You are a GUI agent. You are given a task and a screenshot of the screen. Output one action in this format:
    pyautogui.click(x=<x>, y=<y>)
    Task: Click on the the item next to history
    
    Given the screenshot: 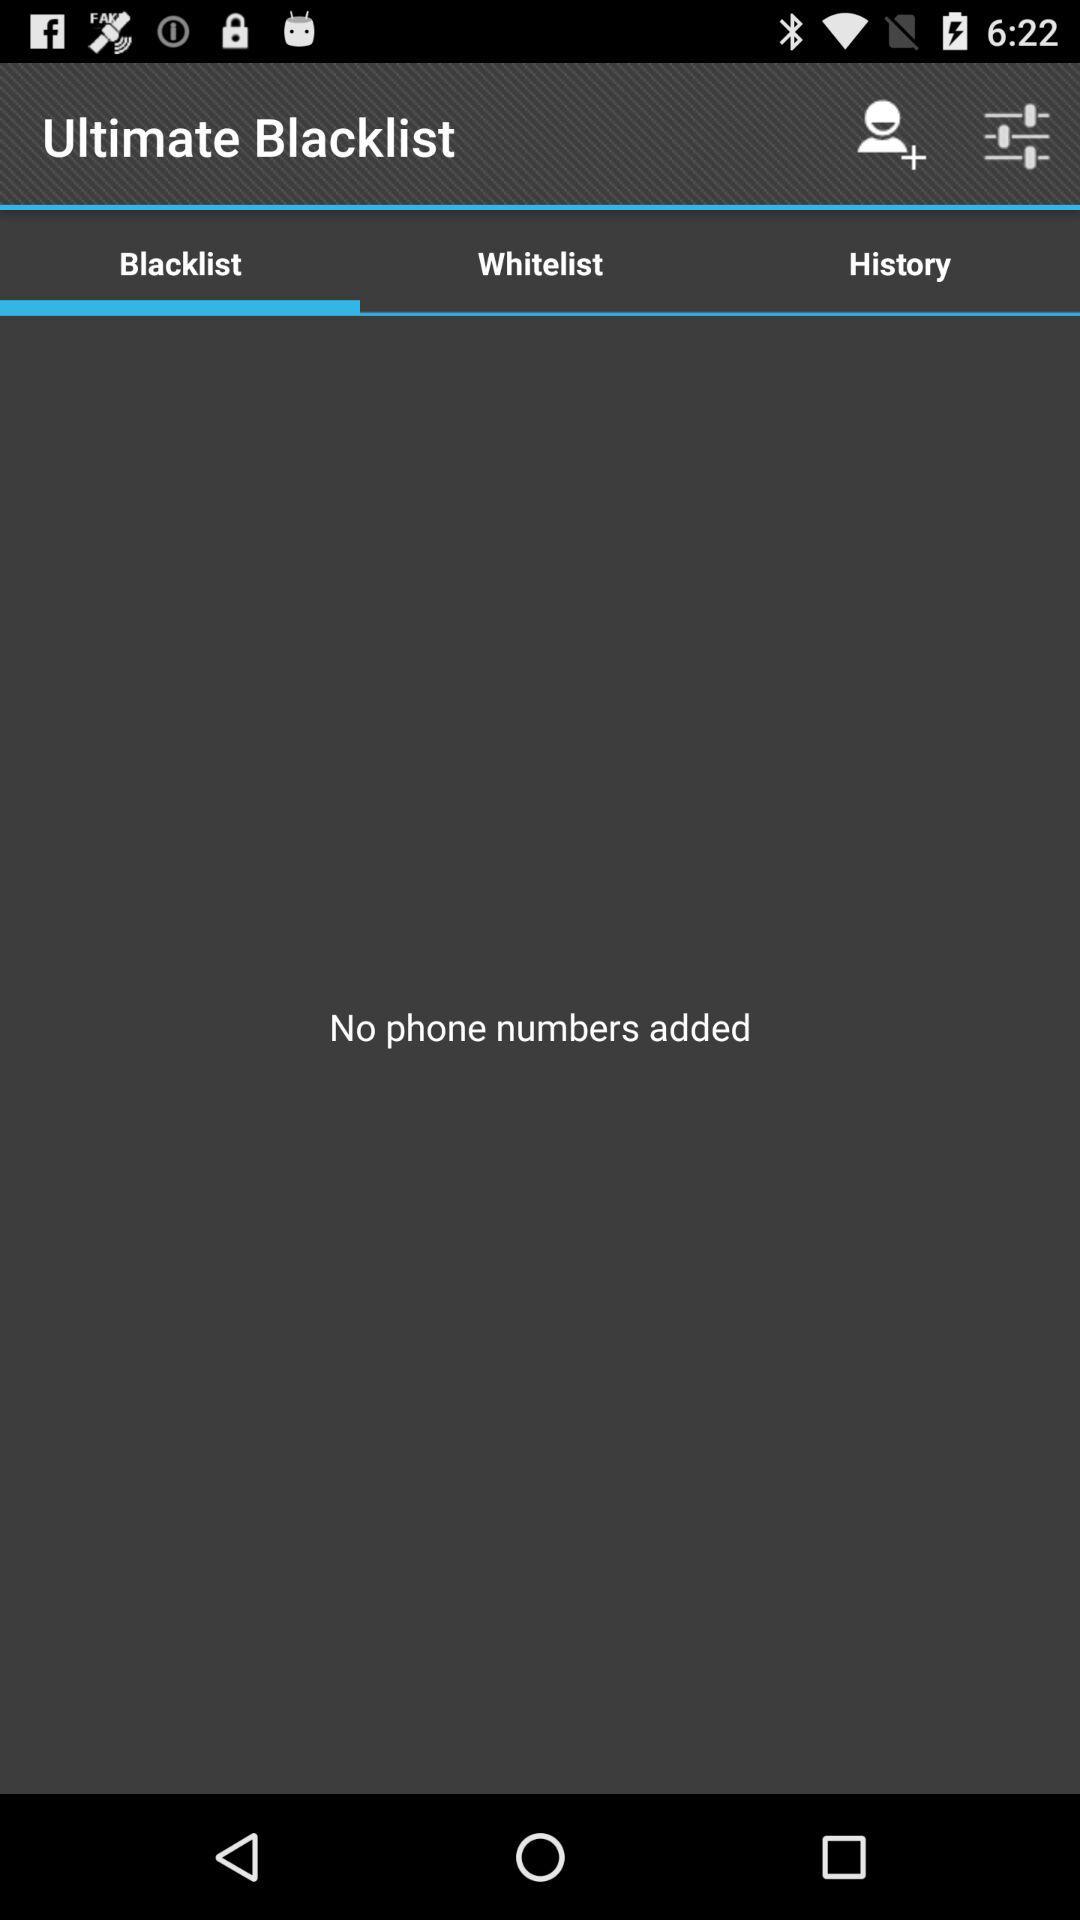 What is the action you would take?
    pyautogui.click(x=540, y=261)
    